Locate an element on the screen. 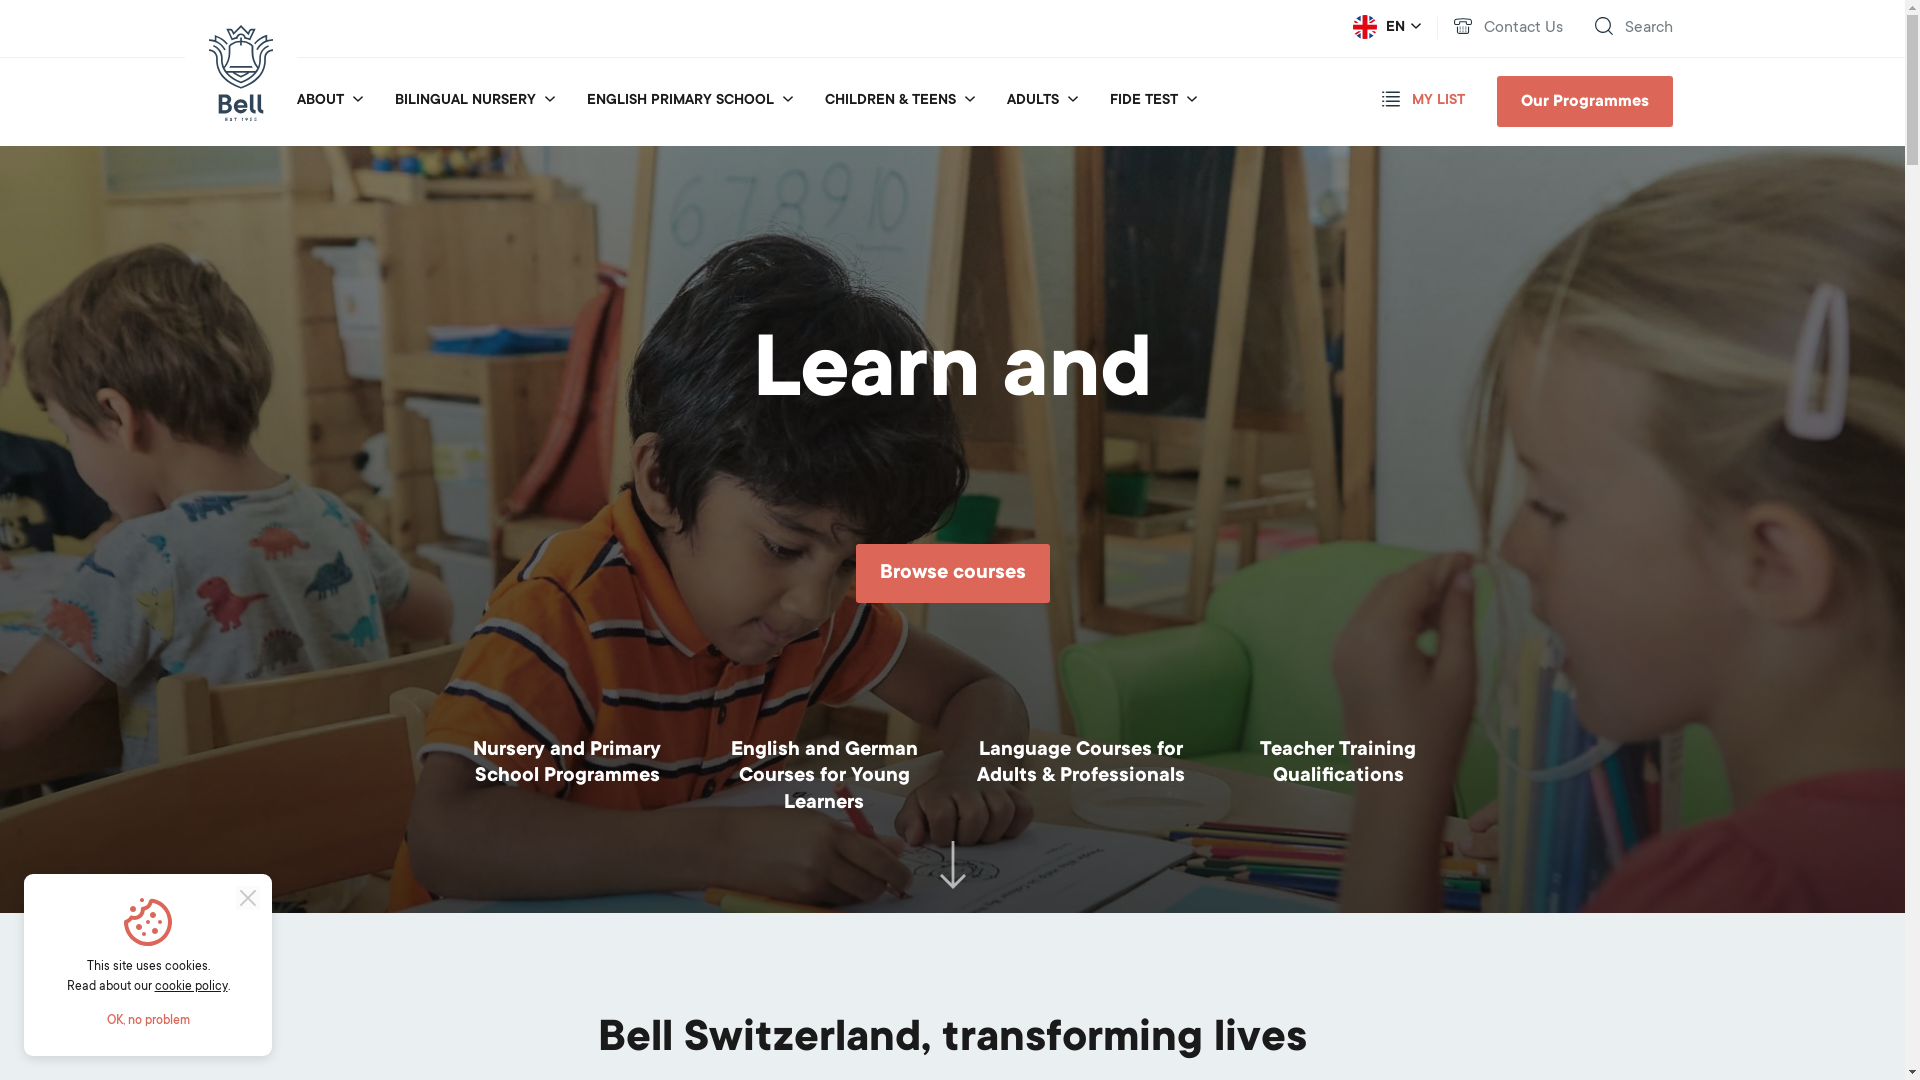 The height and width of the screenshot is (1080, 1920). 'ENGLISH PRIMARY SCHOOL' is located at coordinates (679, 100).